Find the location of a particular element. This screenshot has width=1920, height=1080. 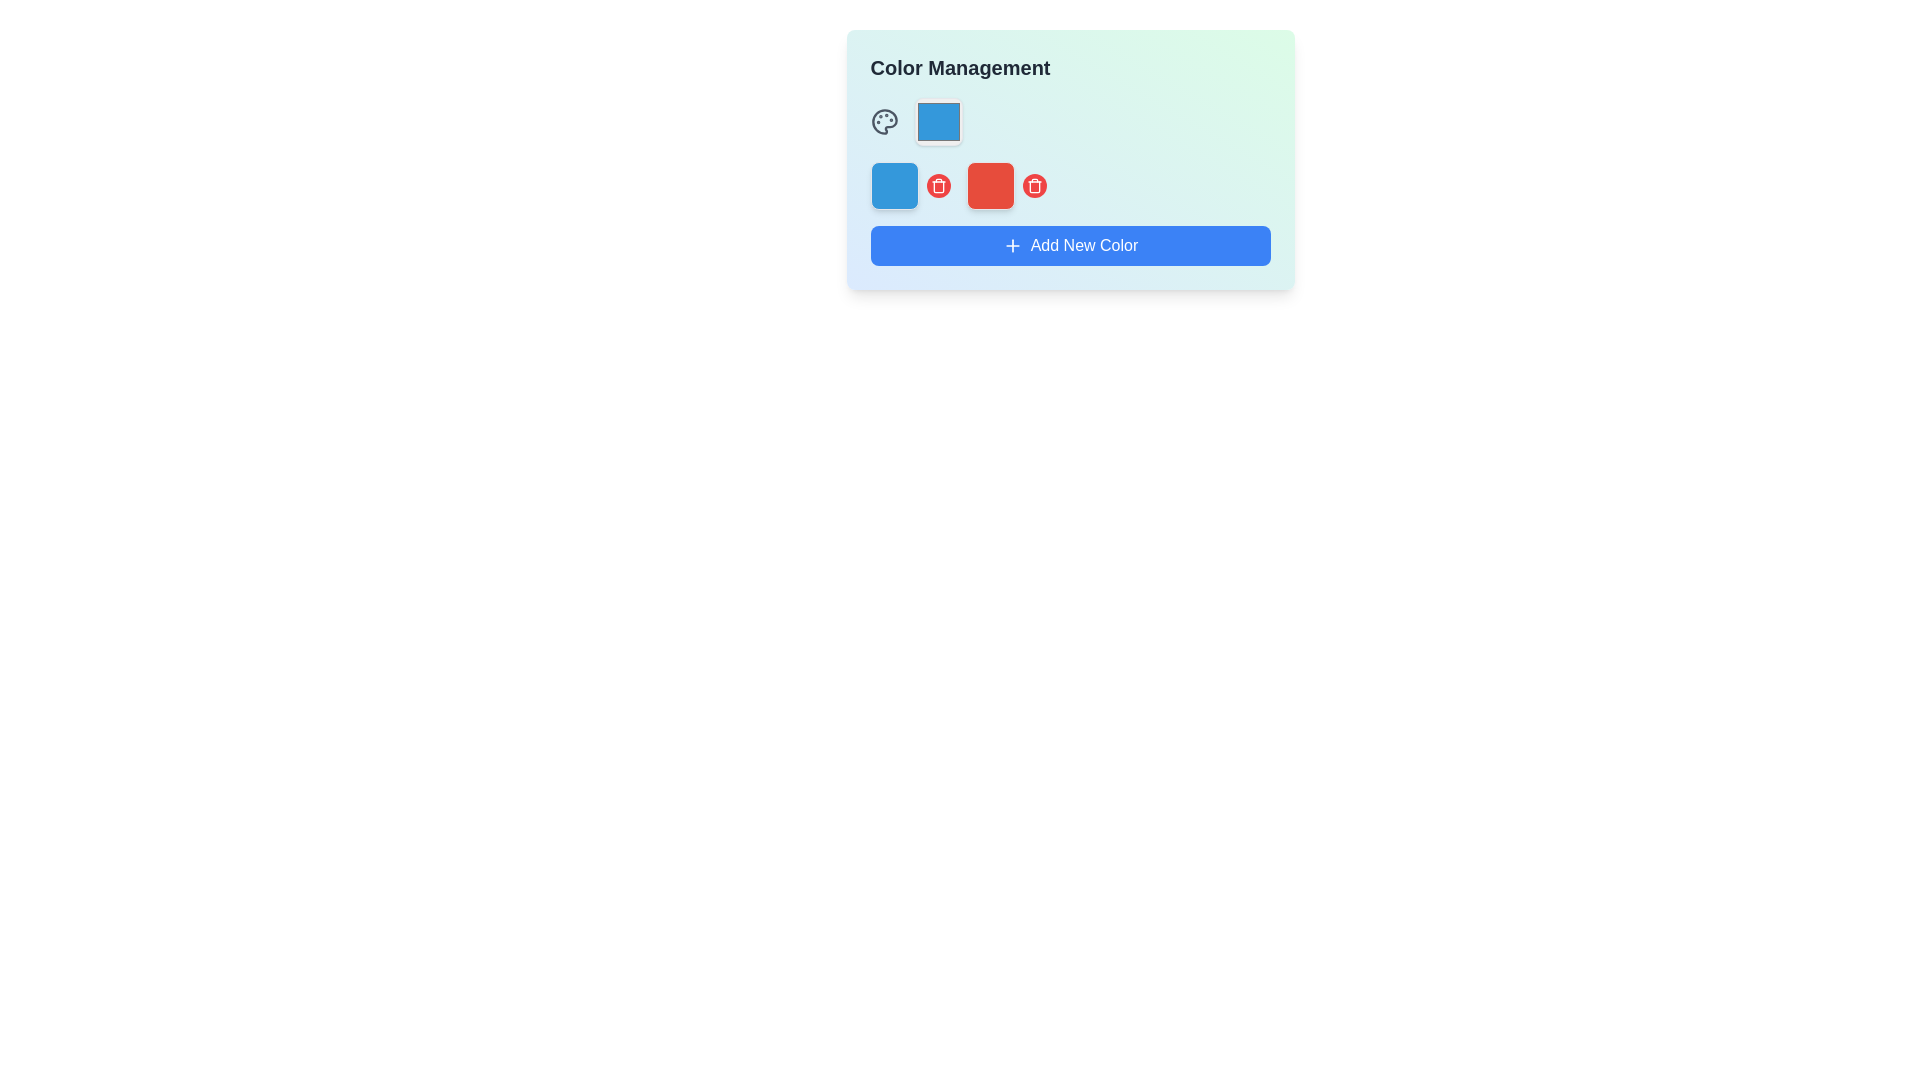

the icon that visually enhances the 'Add New Color' button is located at coordinates (1012, 245).